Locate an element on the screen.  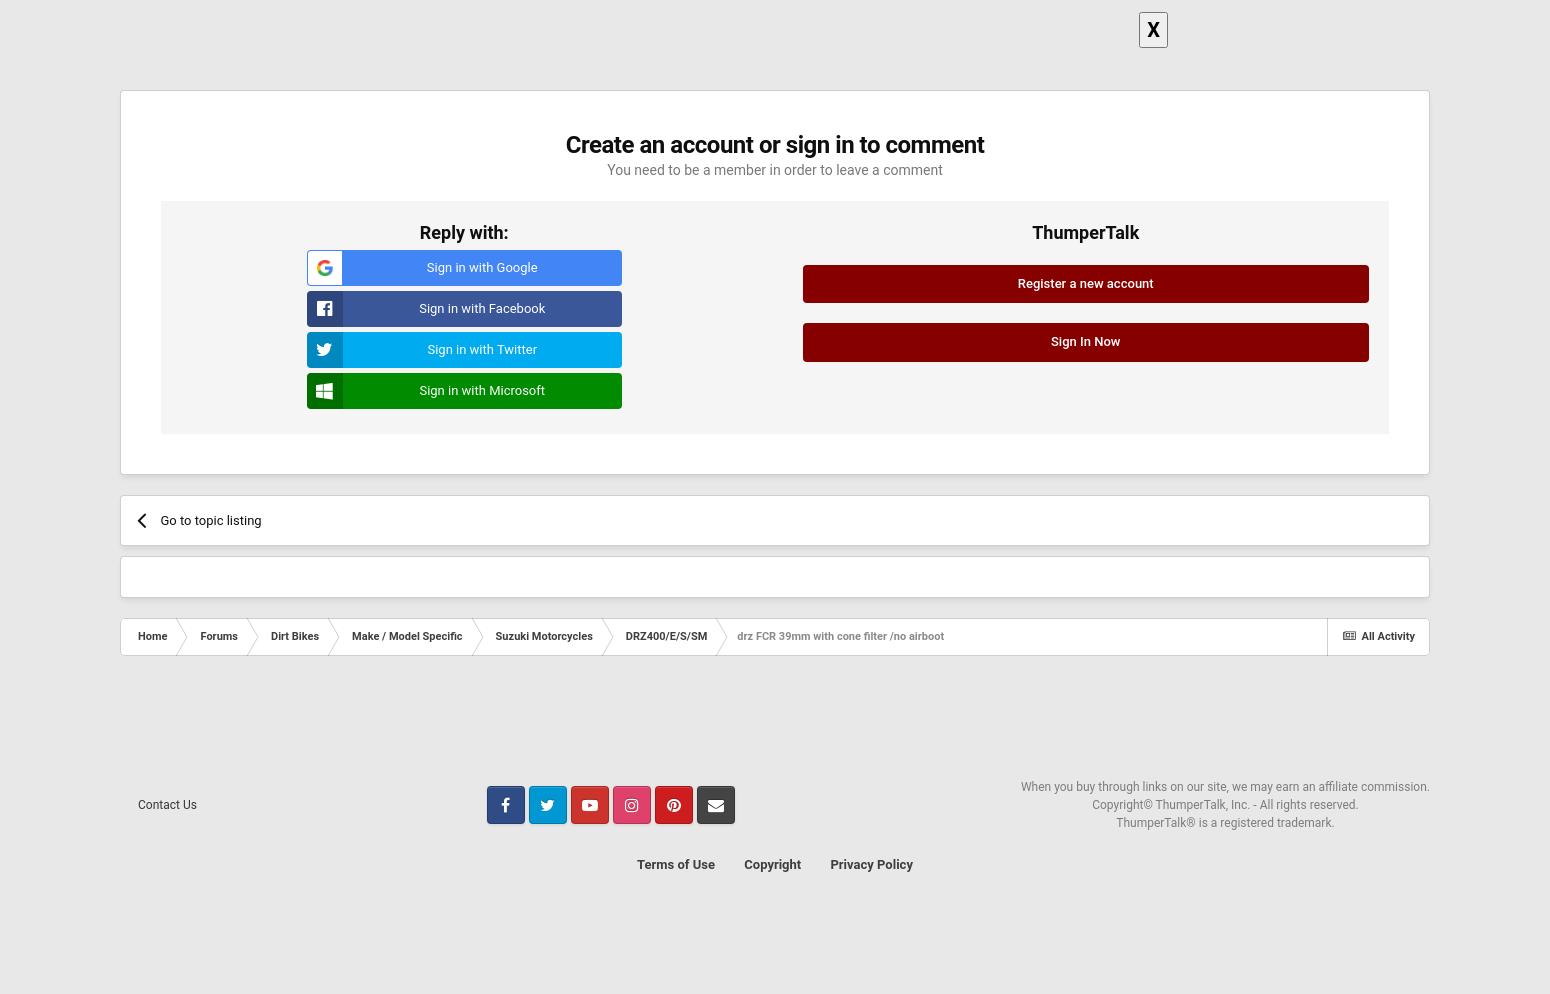
'Create an account or sign in to comment' is located at coordinates (774, 144).